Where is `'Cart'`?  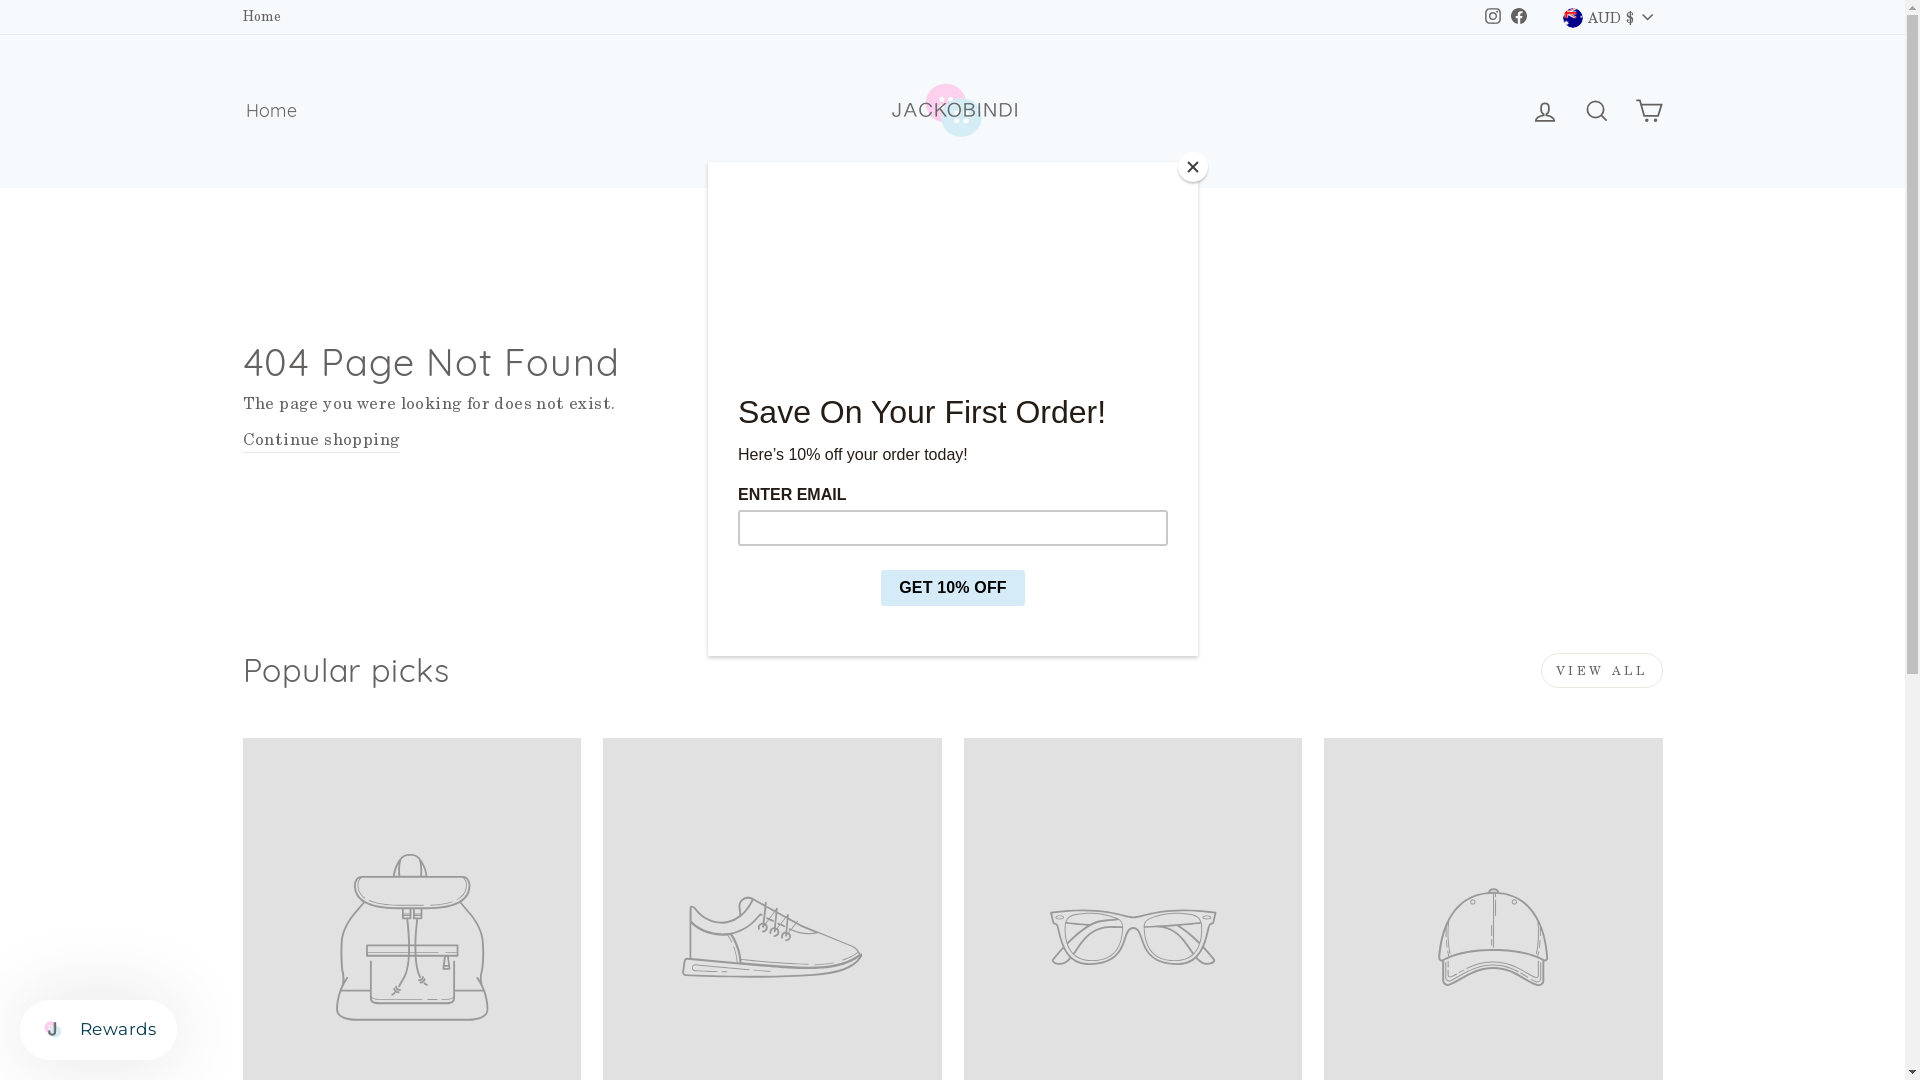 'Cart' is located at coordinates (1647, 111).